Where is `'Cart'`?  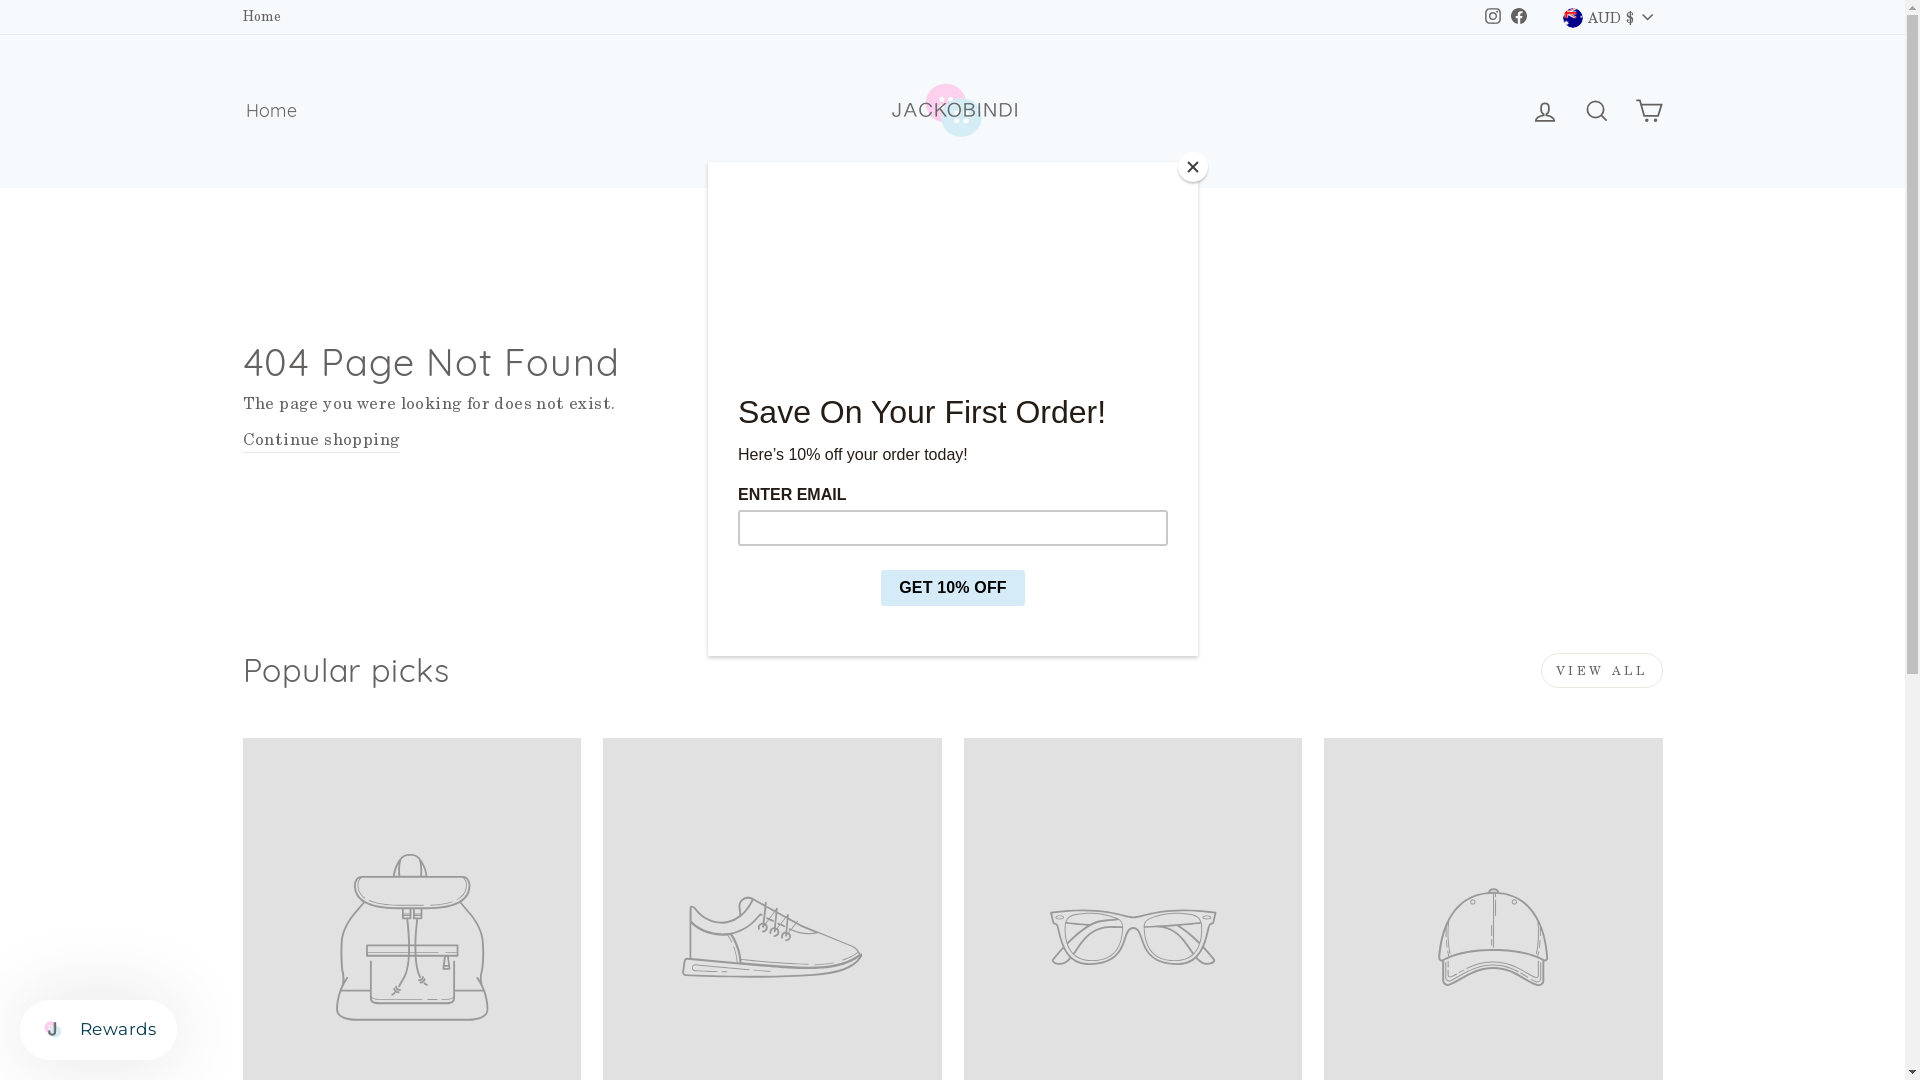 'Cart' is located at coordinates (1647, 111).